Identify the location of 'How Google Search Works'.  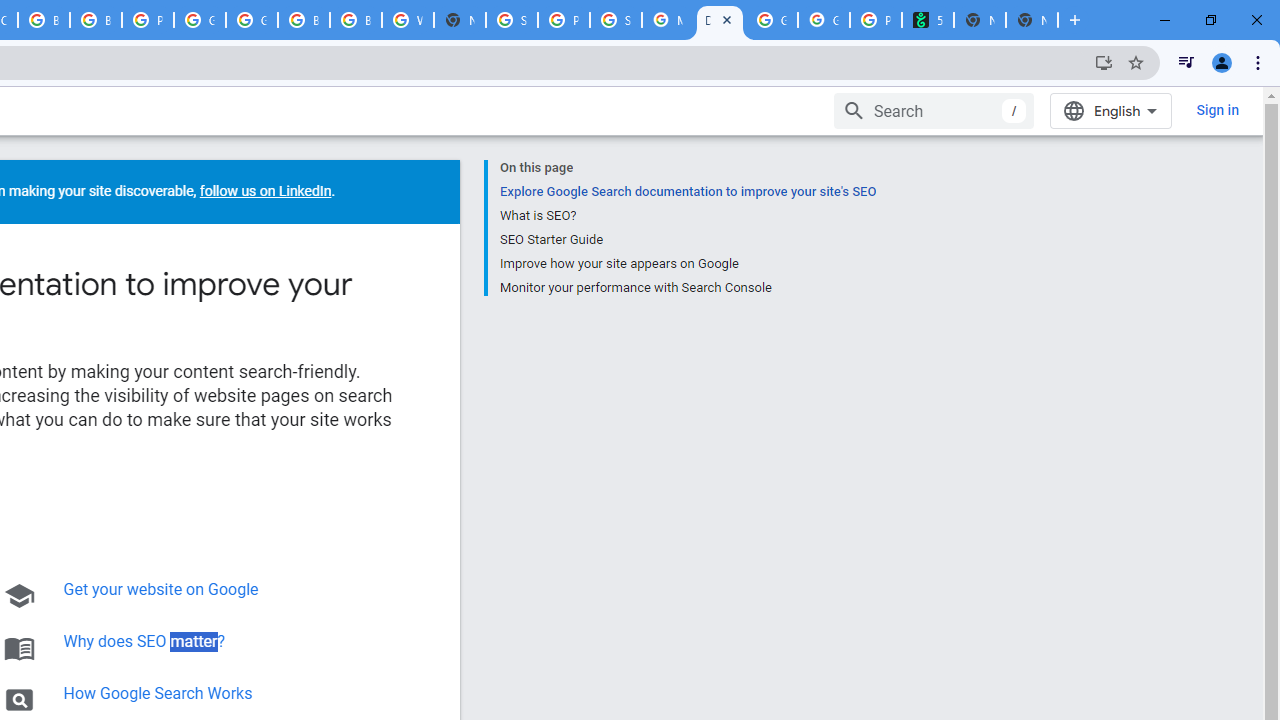
(157, 692).